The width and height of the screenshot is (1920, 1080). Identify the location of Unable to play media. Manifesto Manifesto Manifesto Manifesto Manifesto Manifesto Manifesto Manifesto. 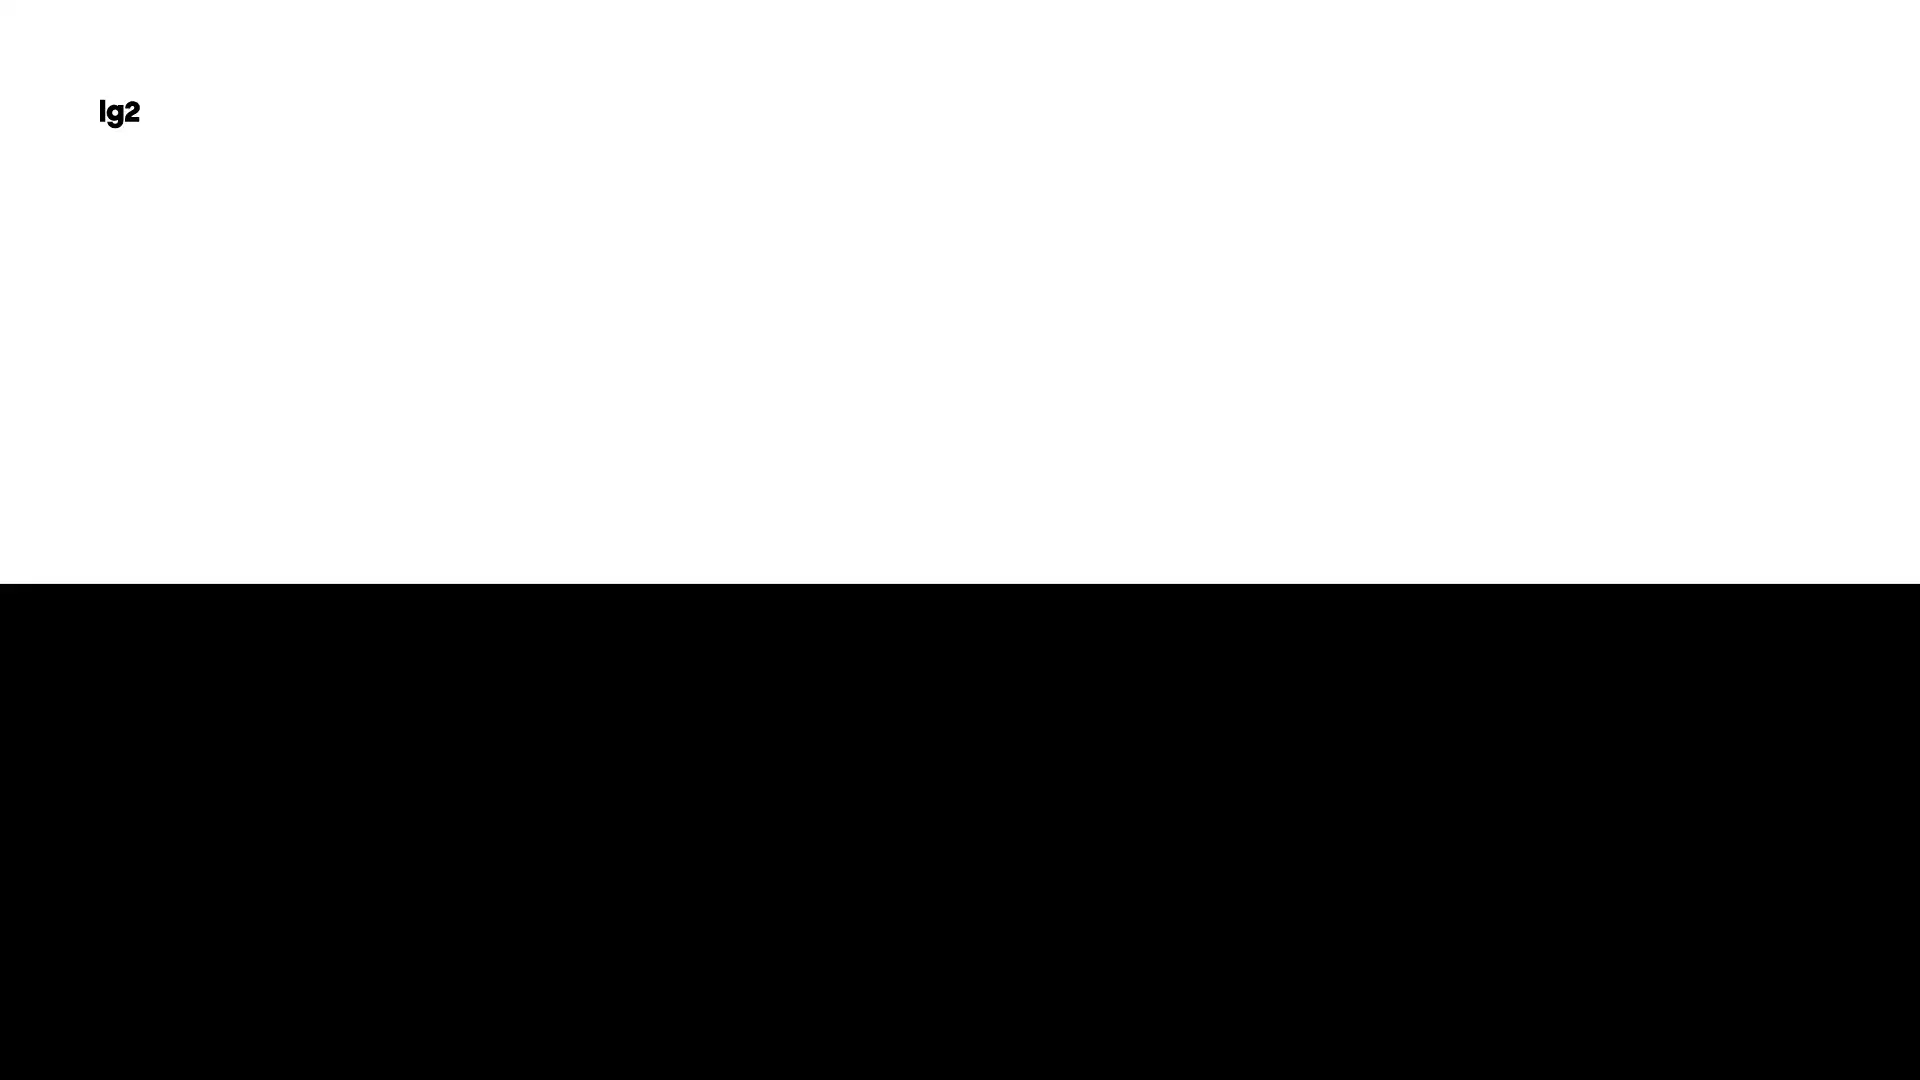
(190, 940).